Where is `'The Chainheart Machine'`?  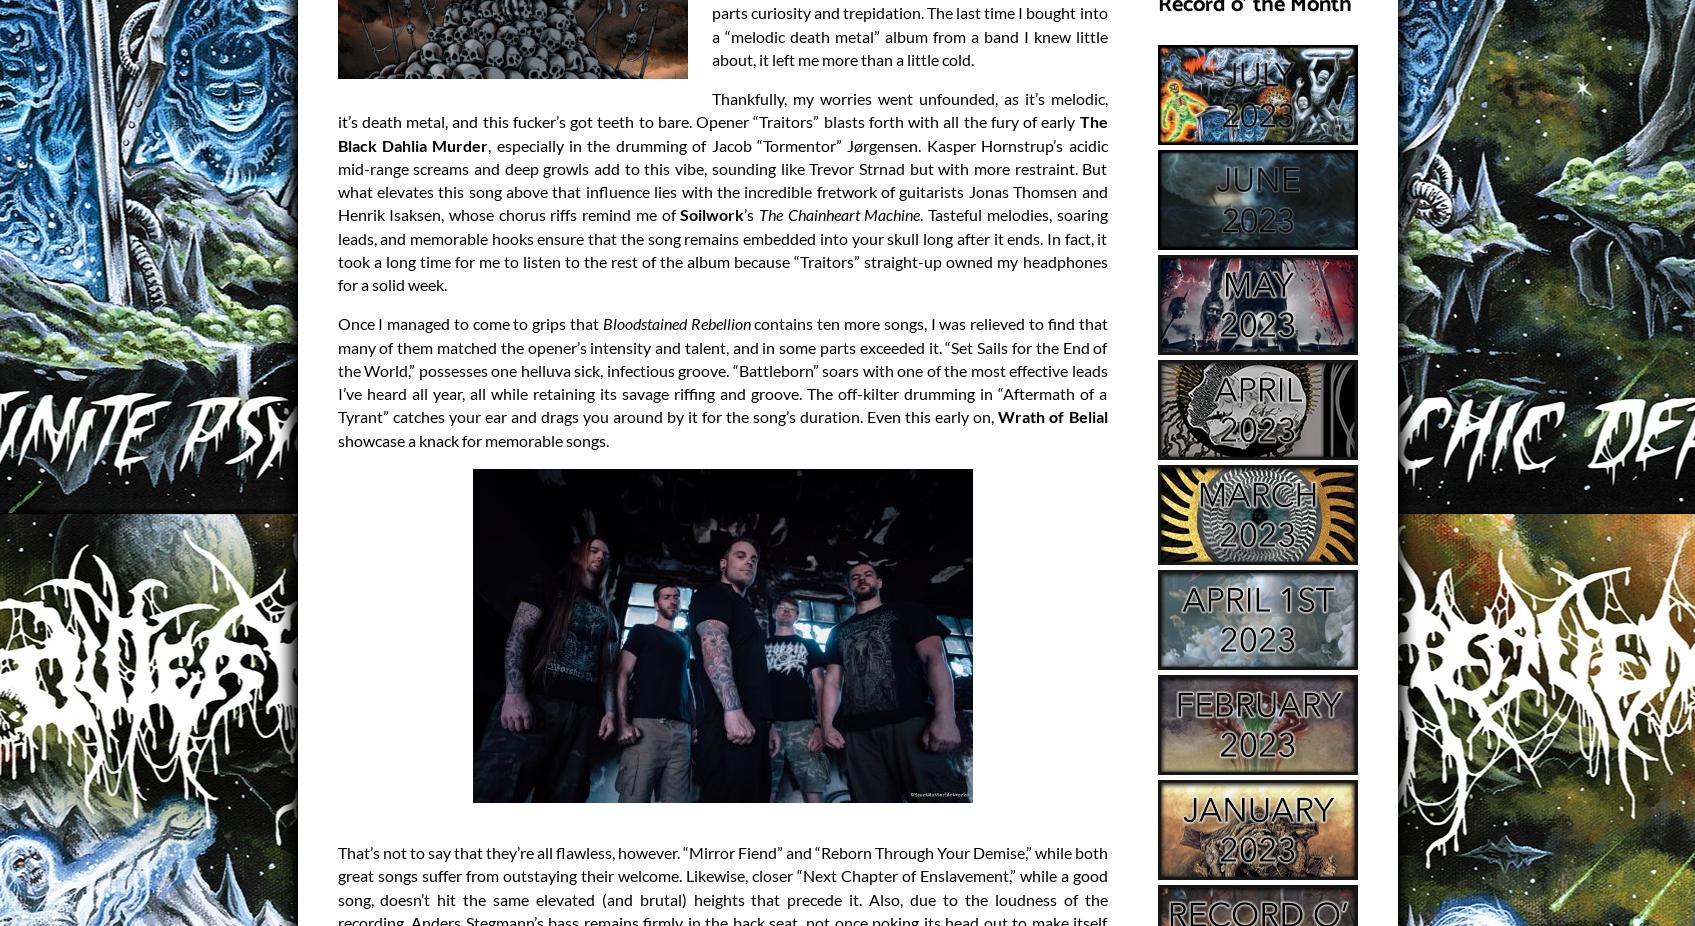 'The Chainheart Machine' is located at coordinates (839, 214).